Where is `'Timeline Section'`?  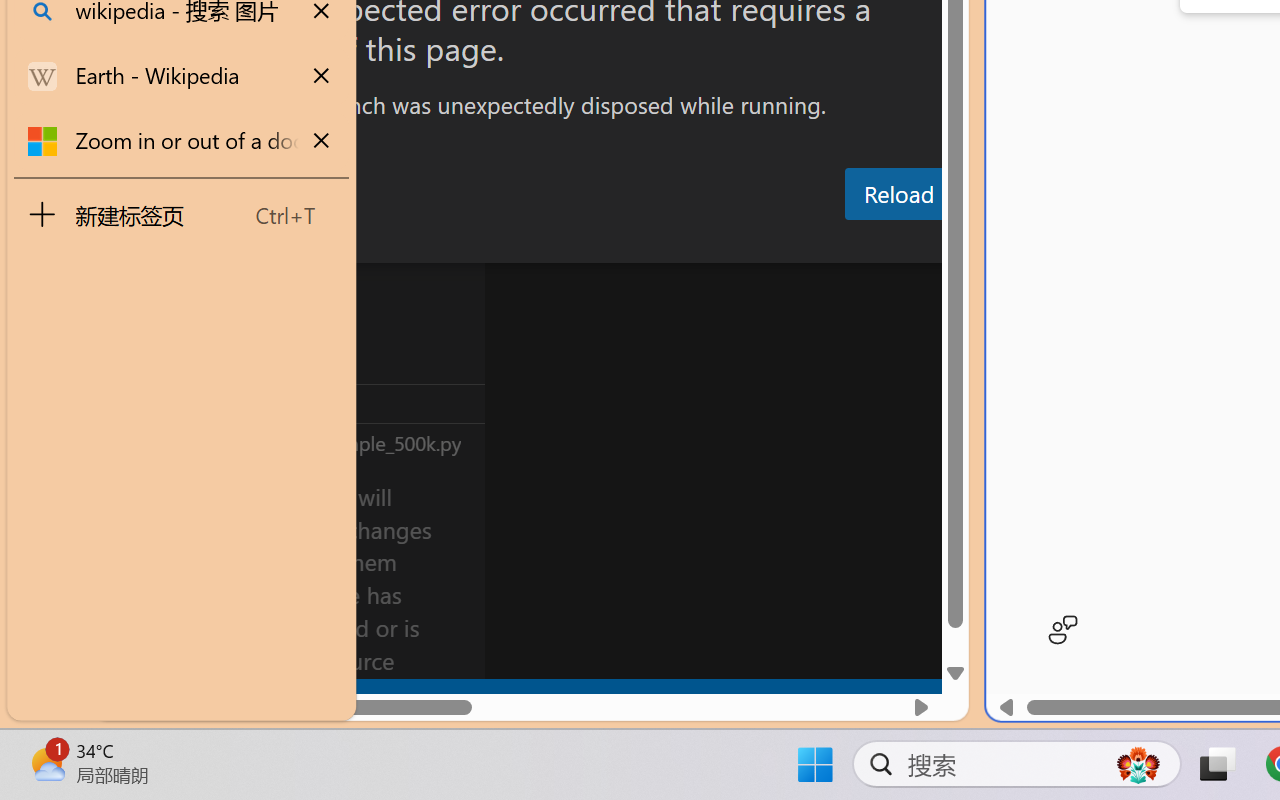 'Timeline Section' is located at coordinates (331, 441).